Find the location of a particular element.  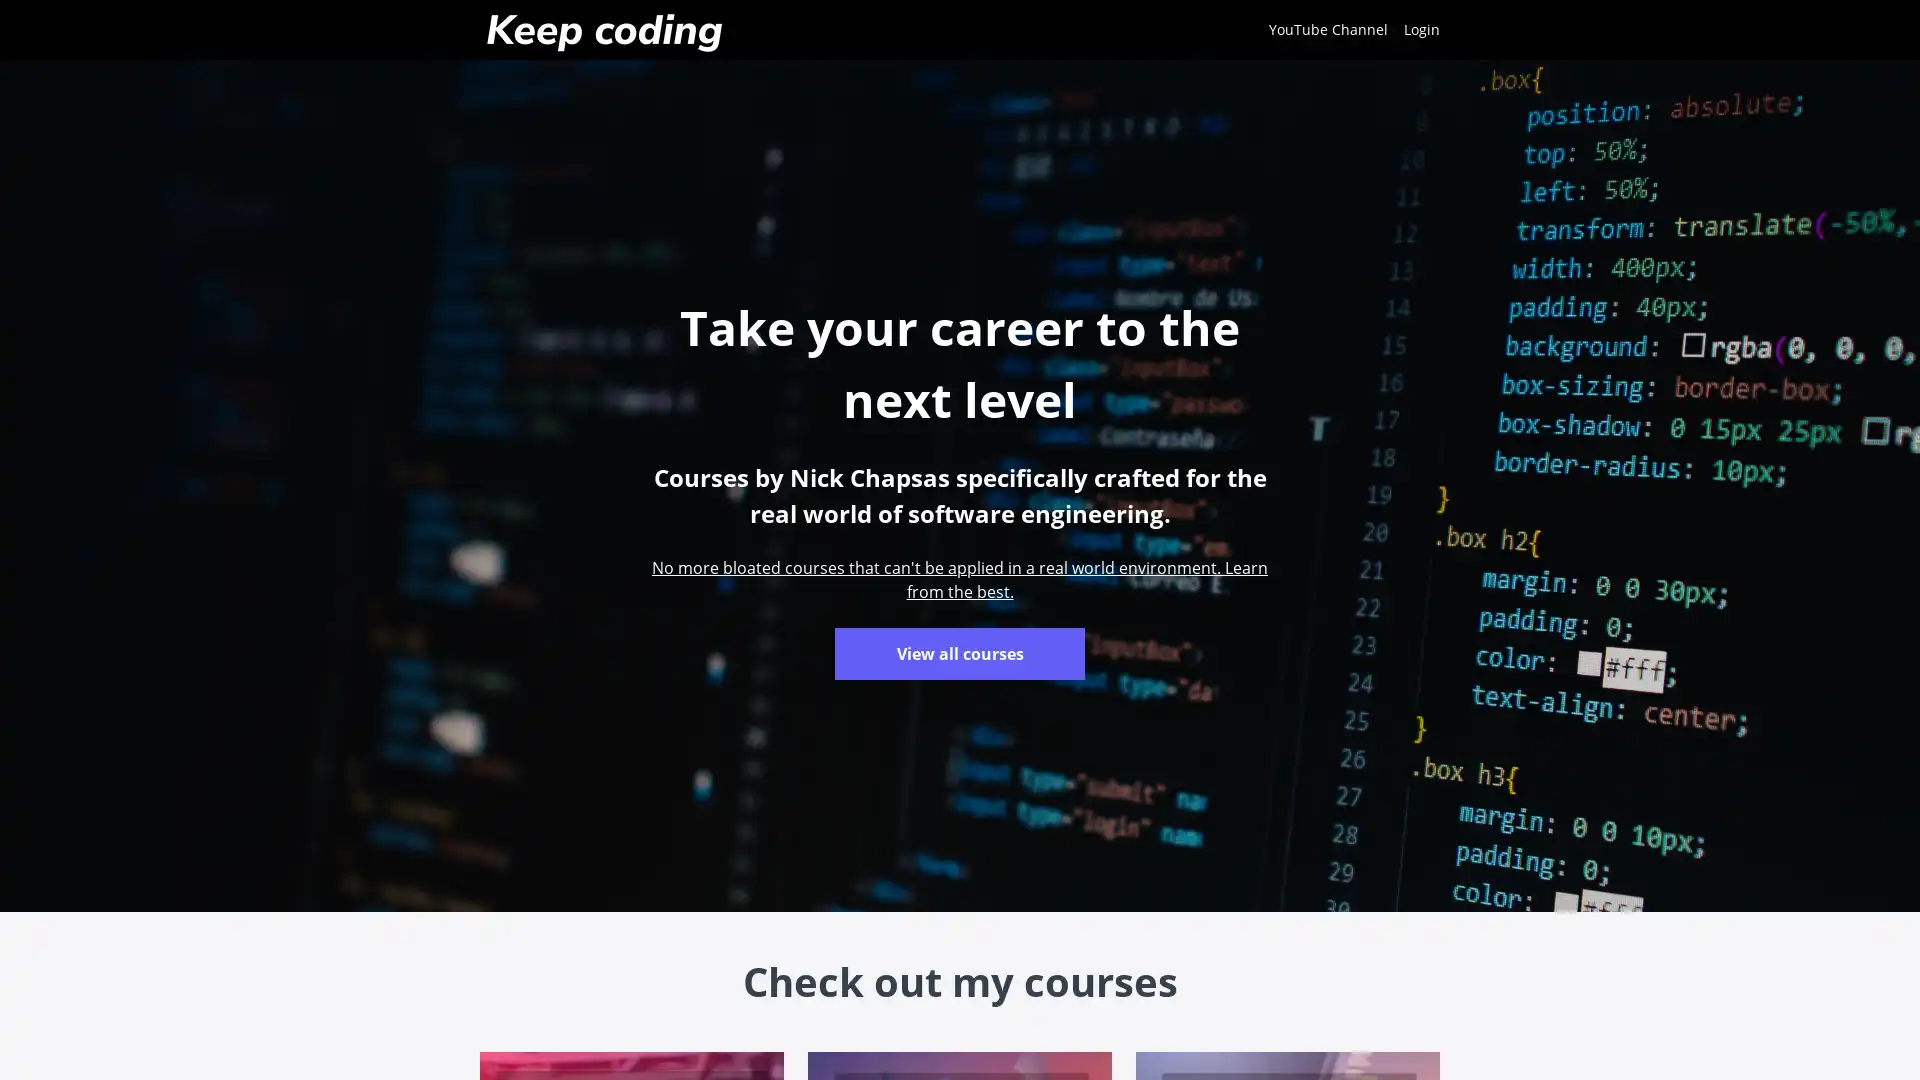

View all courses is located at coordinates (960, 654).